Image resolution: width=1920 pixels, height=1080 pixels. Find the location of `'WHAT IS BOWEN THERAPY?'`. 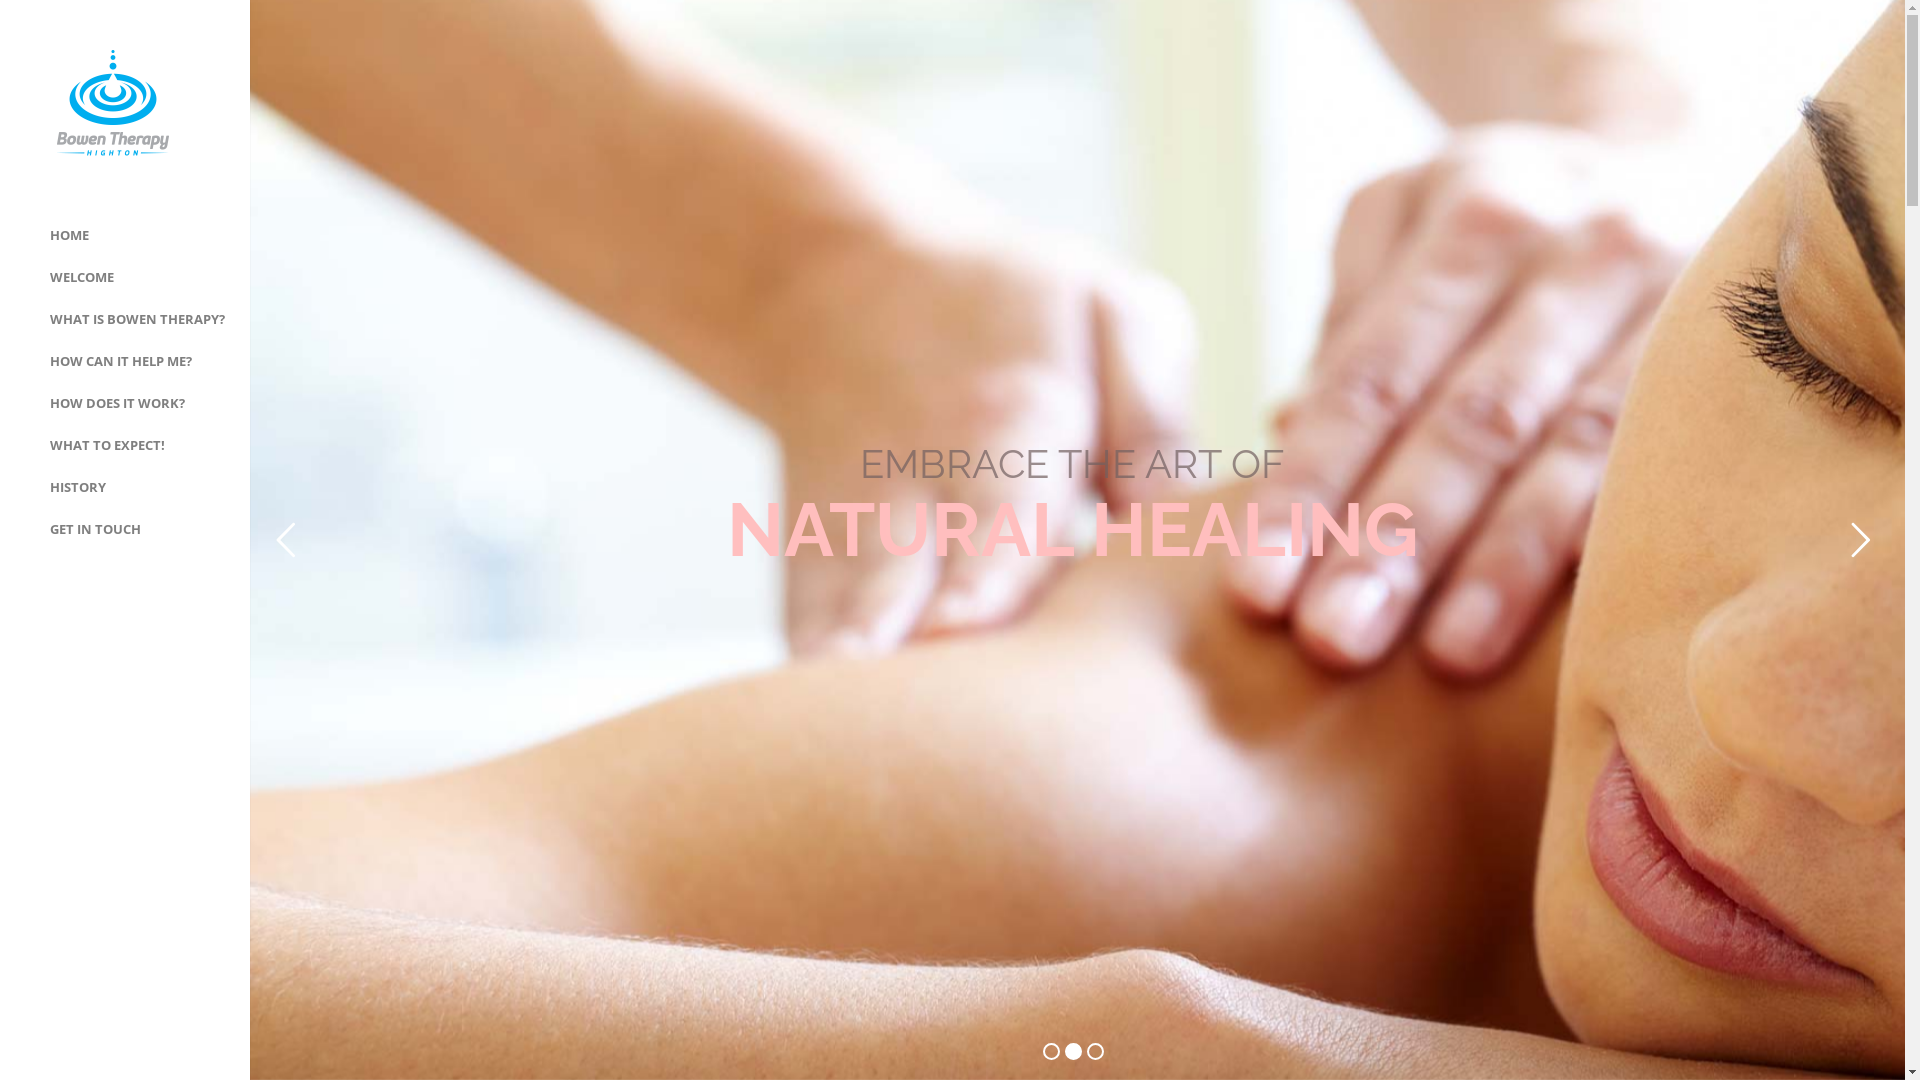

'WHAT IS BOWEN THERAPY?' is located at coordinates (136, 318).